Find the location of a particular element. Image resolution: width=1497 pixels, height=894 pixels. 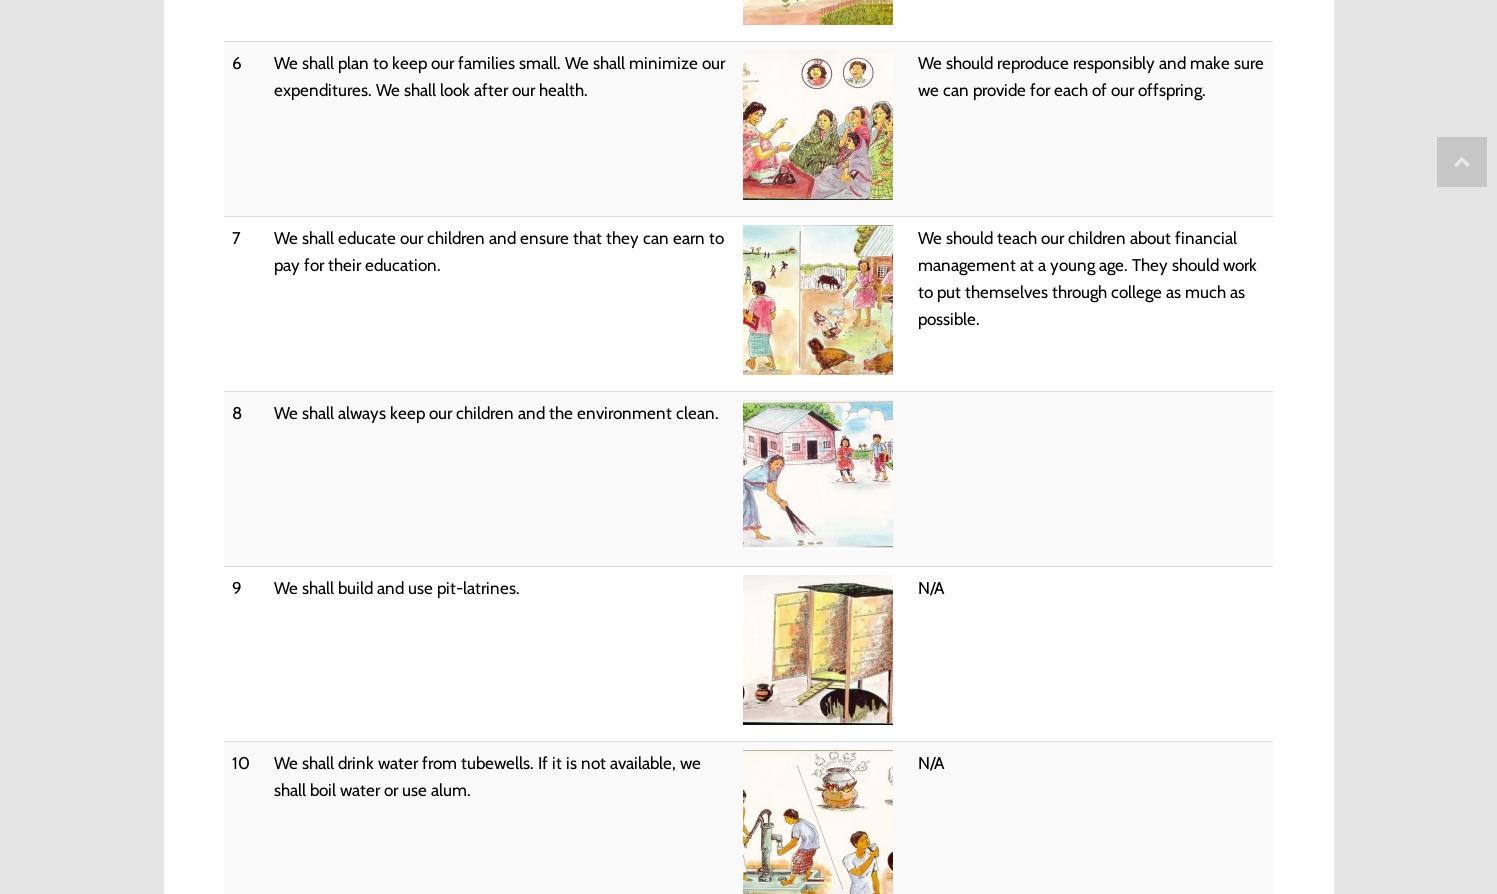

'We shall educate our children and ensure that they can earn to pay for their education.' is located at coordinates (497, 249).